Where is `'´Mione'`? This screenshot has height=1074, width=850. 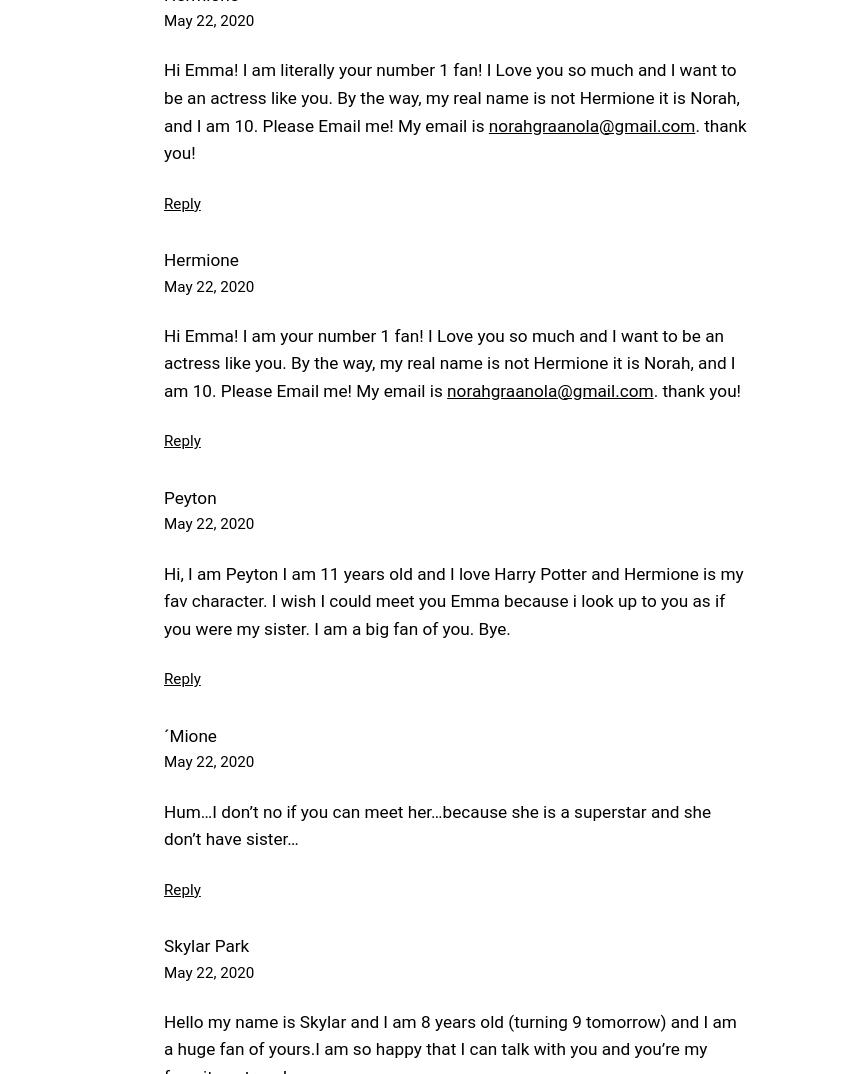
'´Mione' is located at coordinates (188, 735).